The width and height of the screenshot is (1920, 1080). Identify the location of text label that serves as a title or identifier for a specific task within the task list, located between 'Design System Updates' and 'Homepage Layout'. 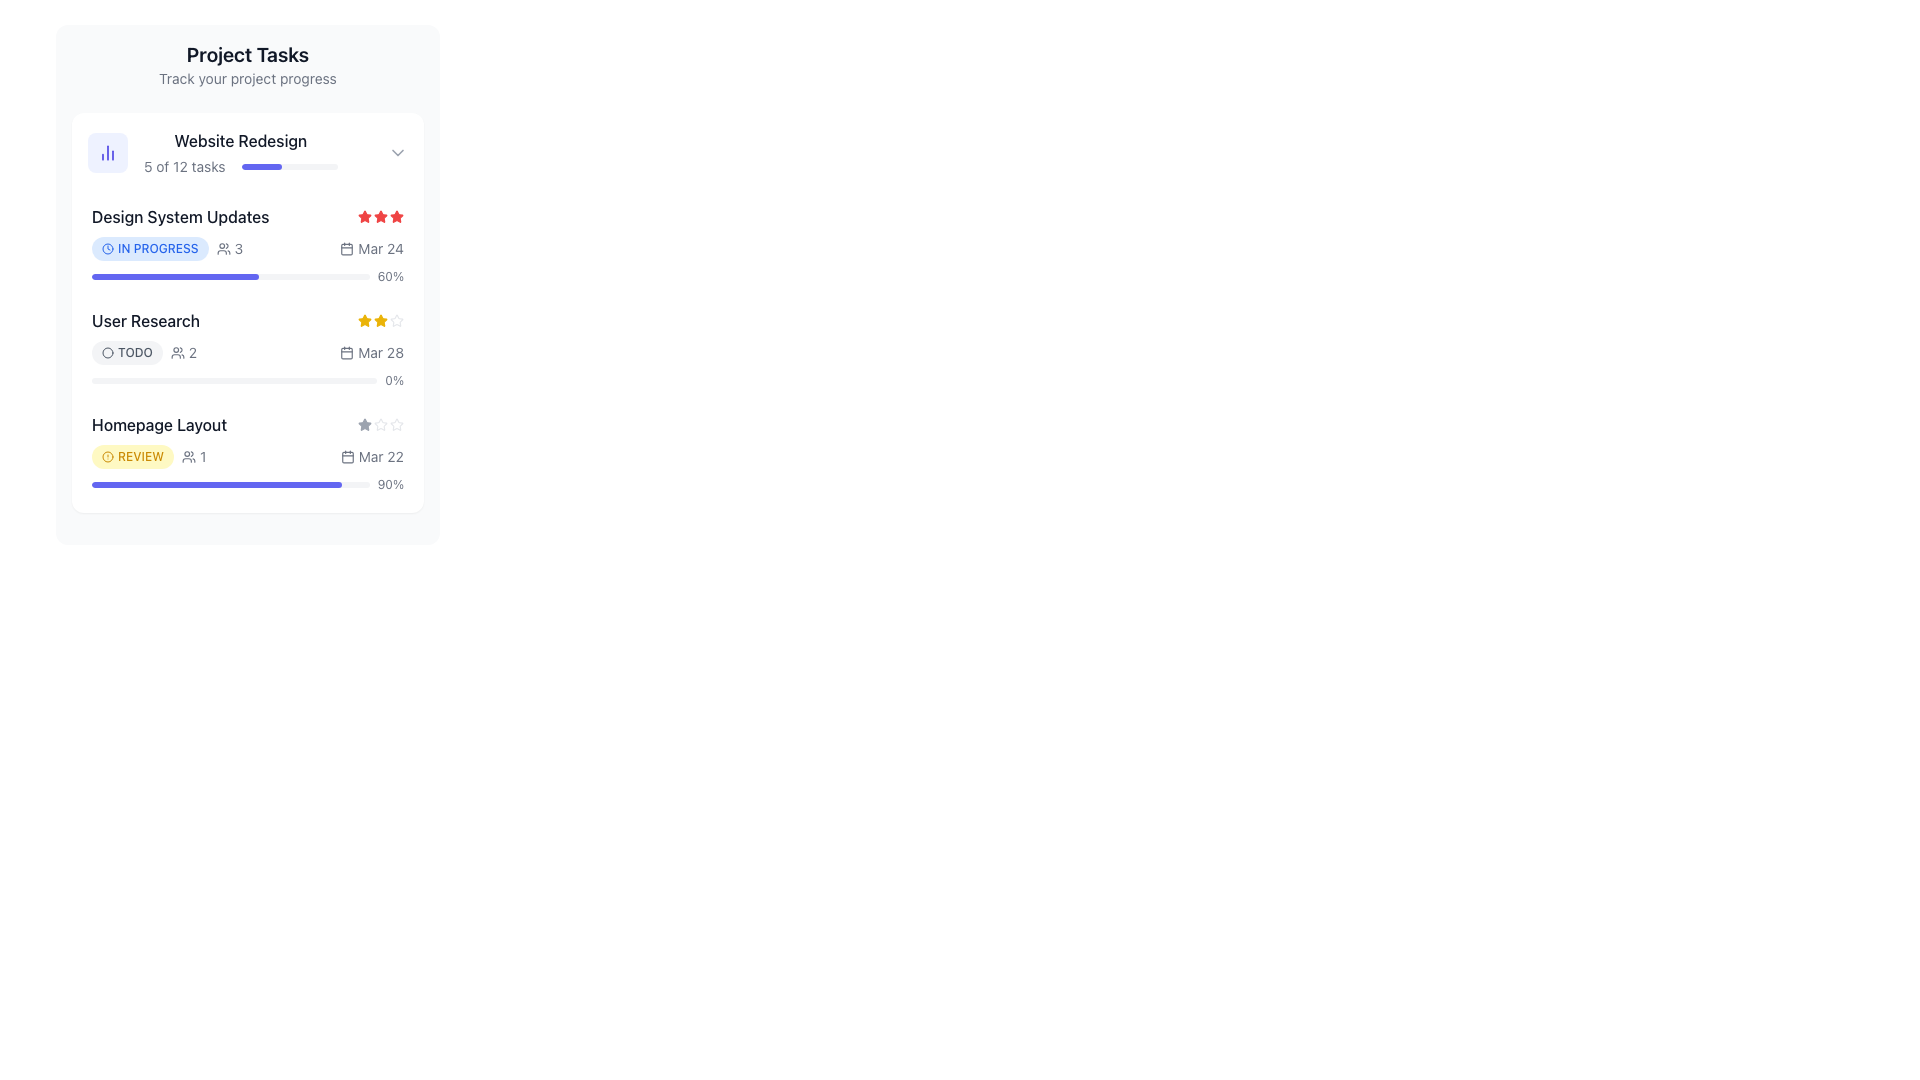
(145, 319).